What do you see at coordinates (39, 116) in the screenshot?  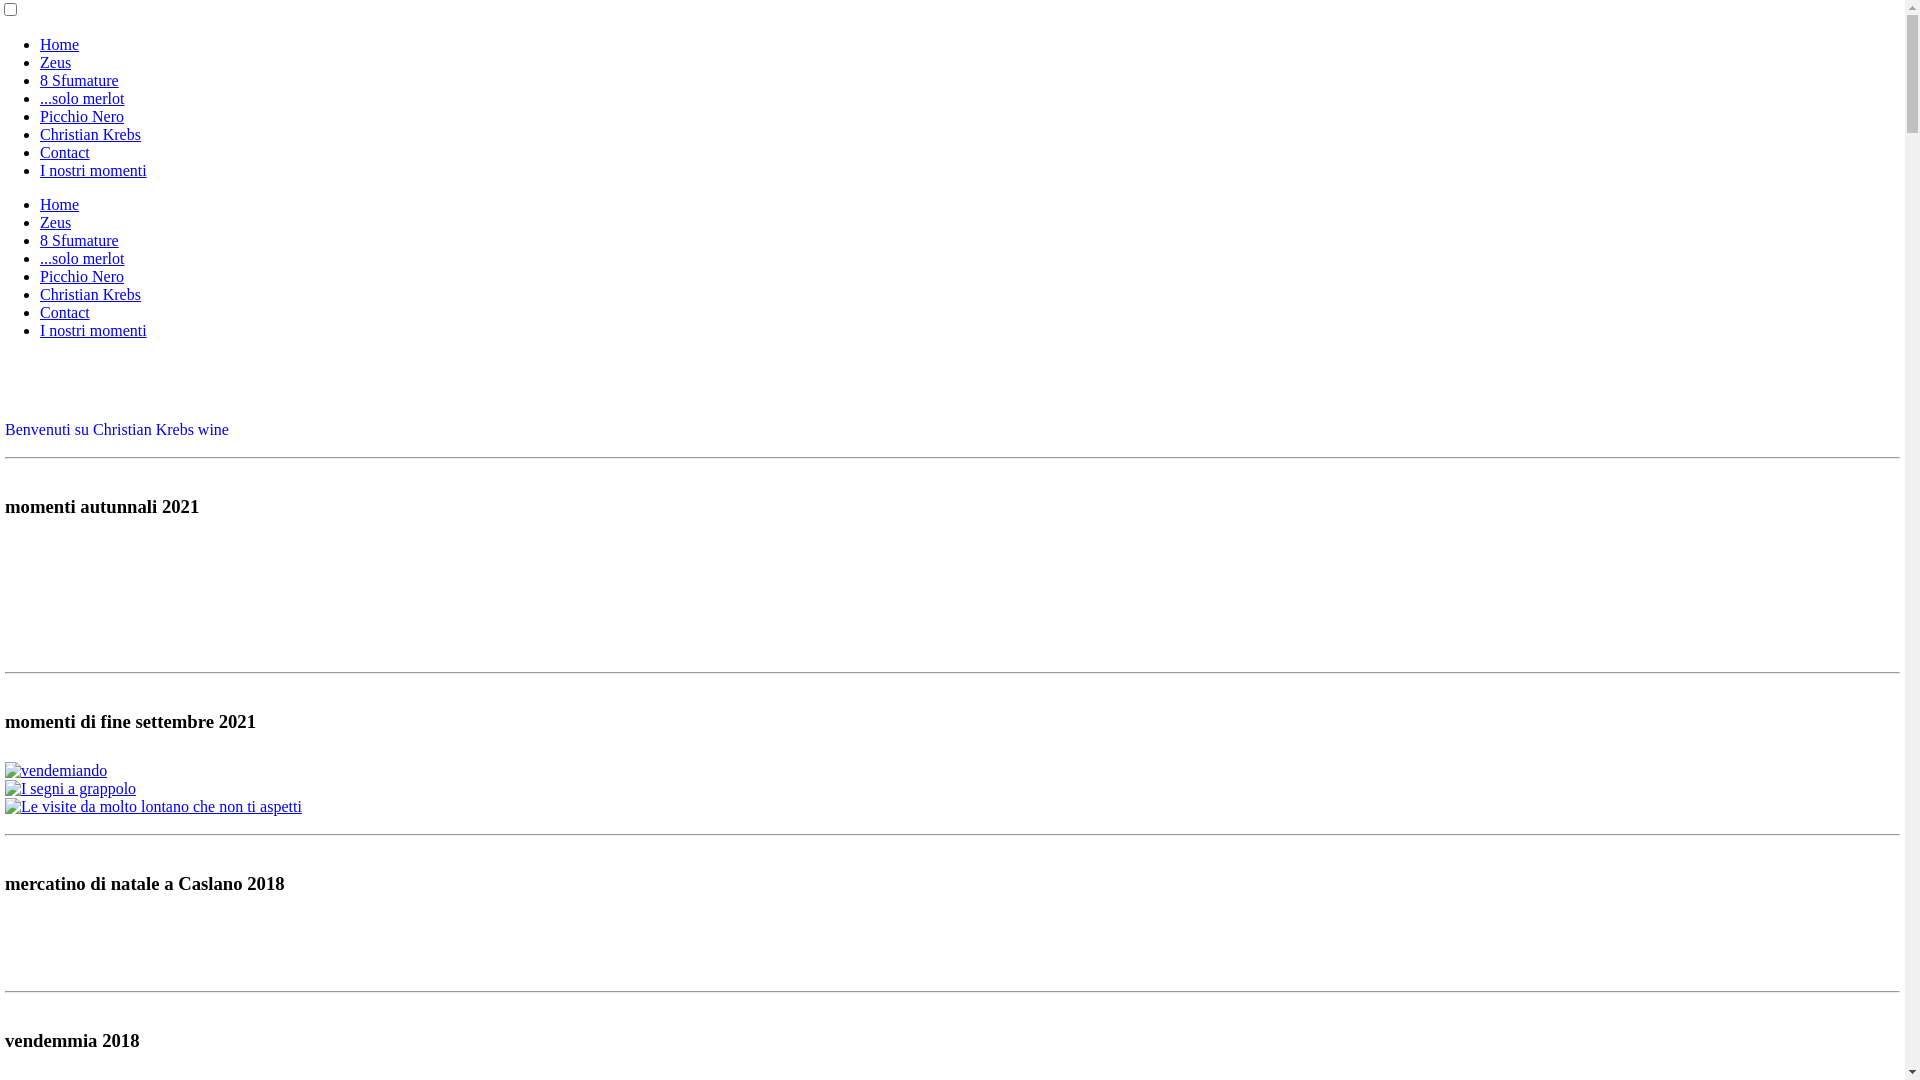 I see `'Picchio Nero'` at bounding box center [39, 116].